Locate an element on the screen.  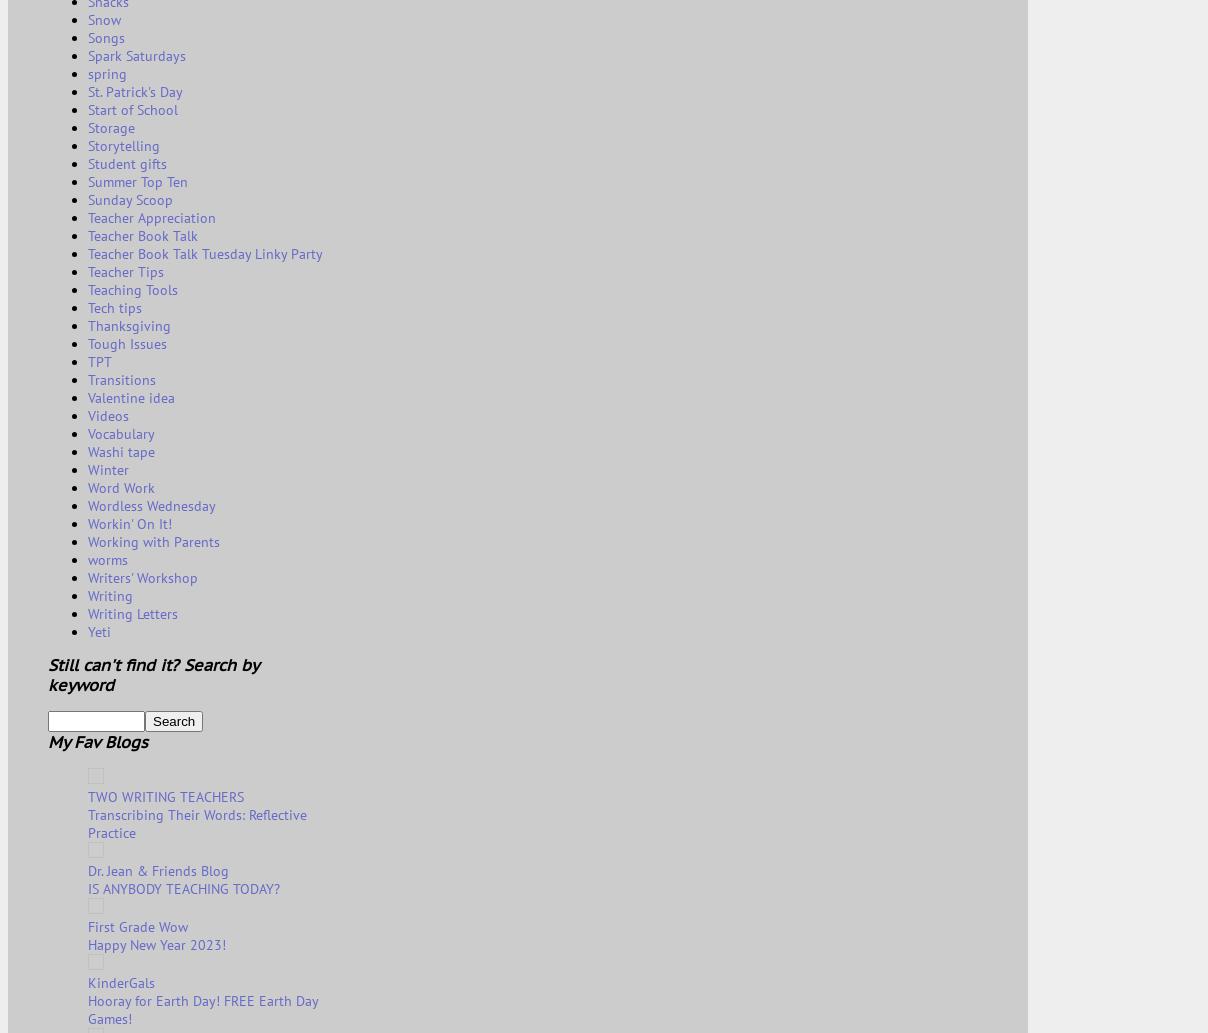
'Washi tape' is located at coordinates (120, 452).